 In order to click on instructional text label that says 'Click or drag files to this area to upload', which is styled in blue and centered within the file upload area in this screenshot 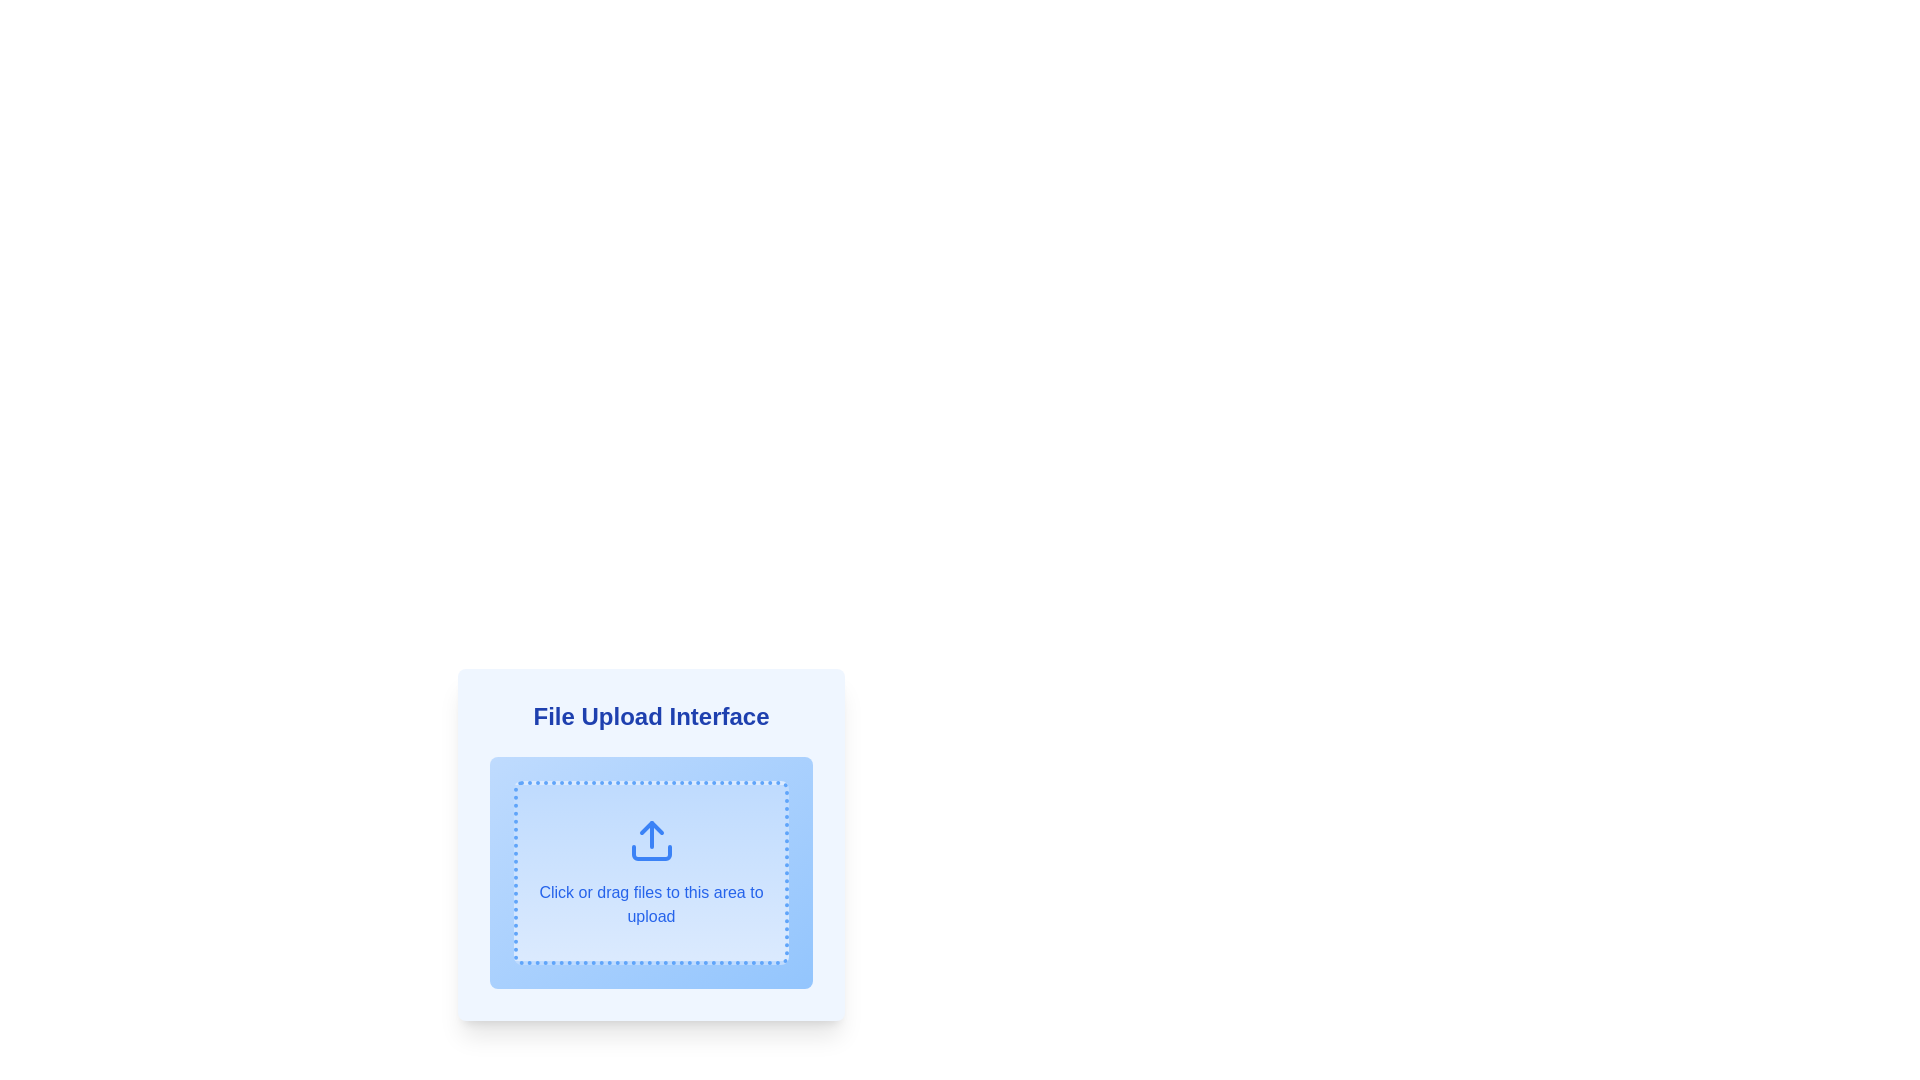, I will do `click(651, 905)`.